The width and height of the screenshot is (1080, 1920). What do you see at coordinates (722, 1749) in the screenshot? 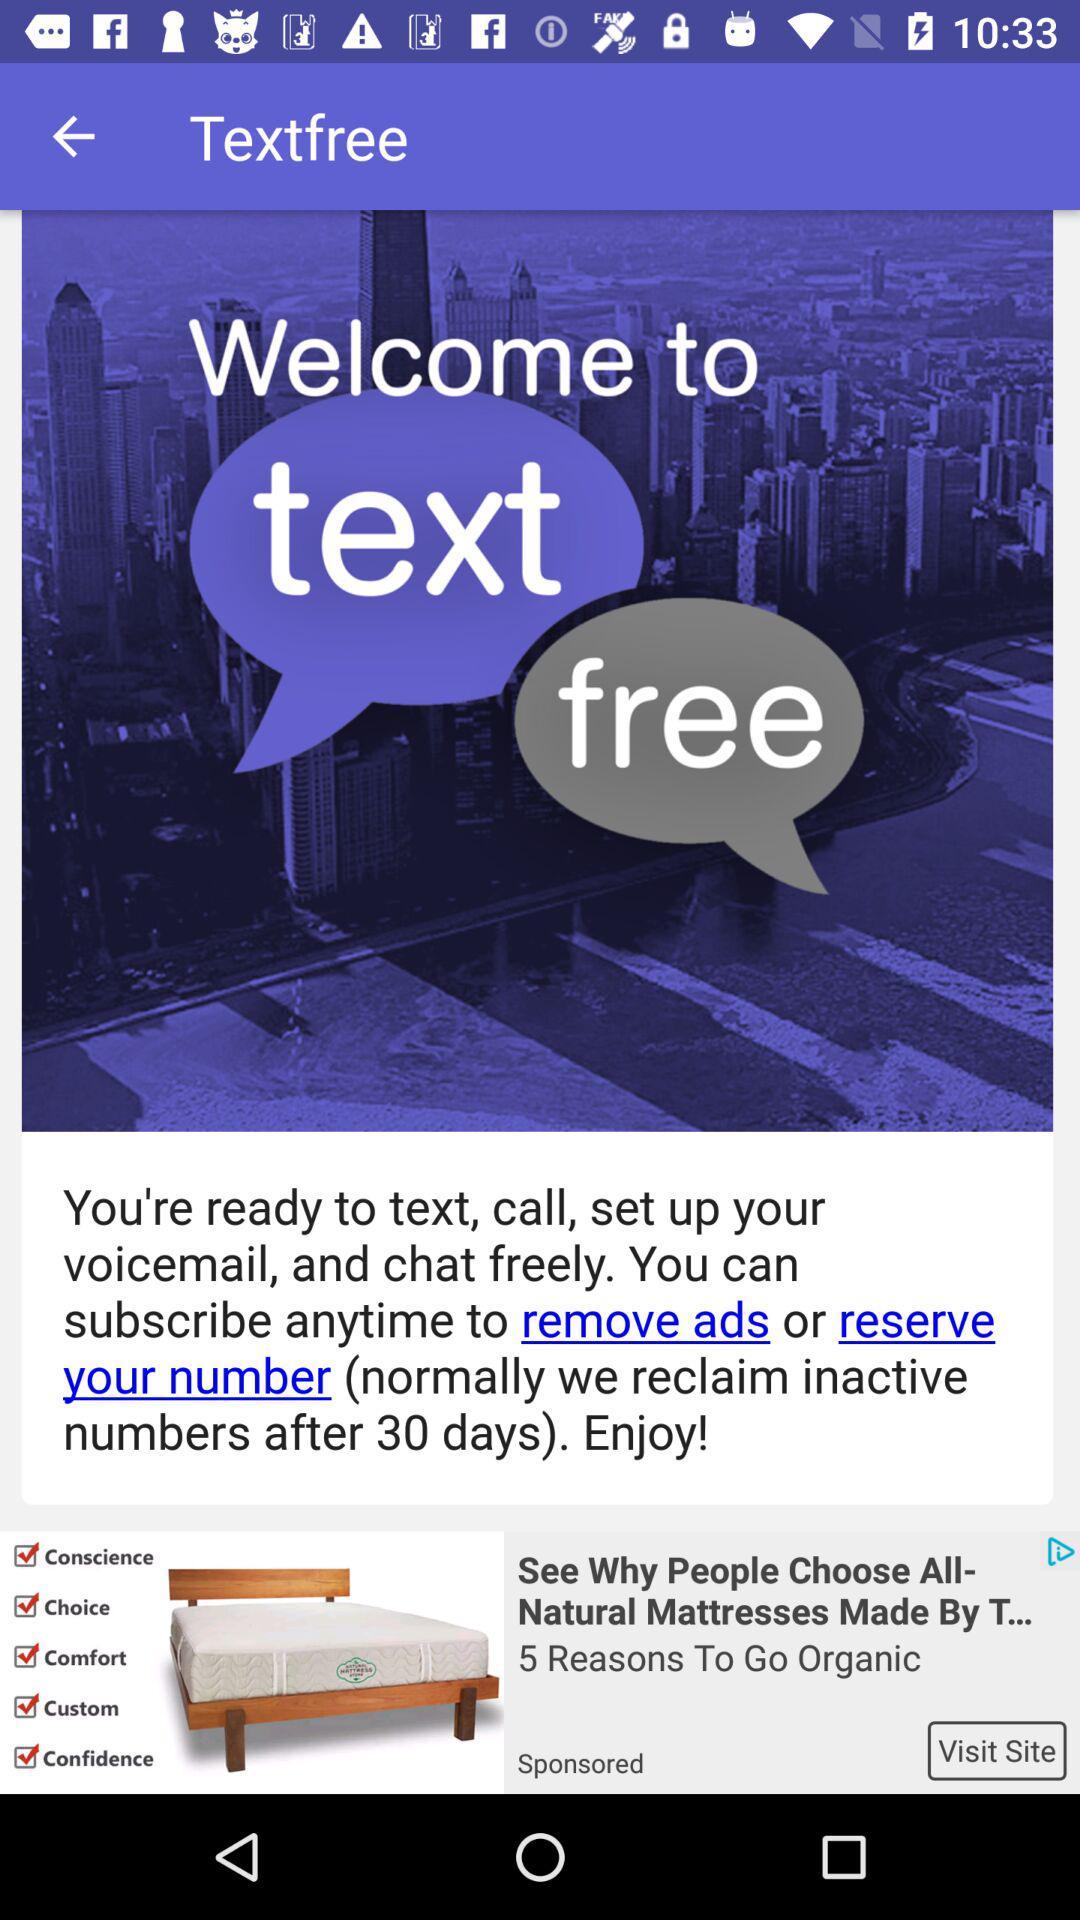
I see `sponsored app` at bounding box center [722, 1749].